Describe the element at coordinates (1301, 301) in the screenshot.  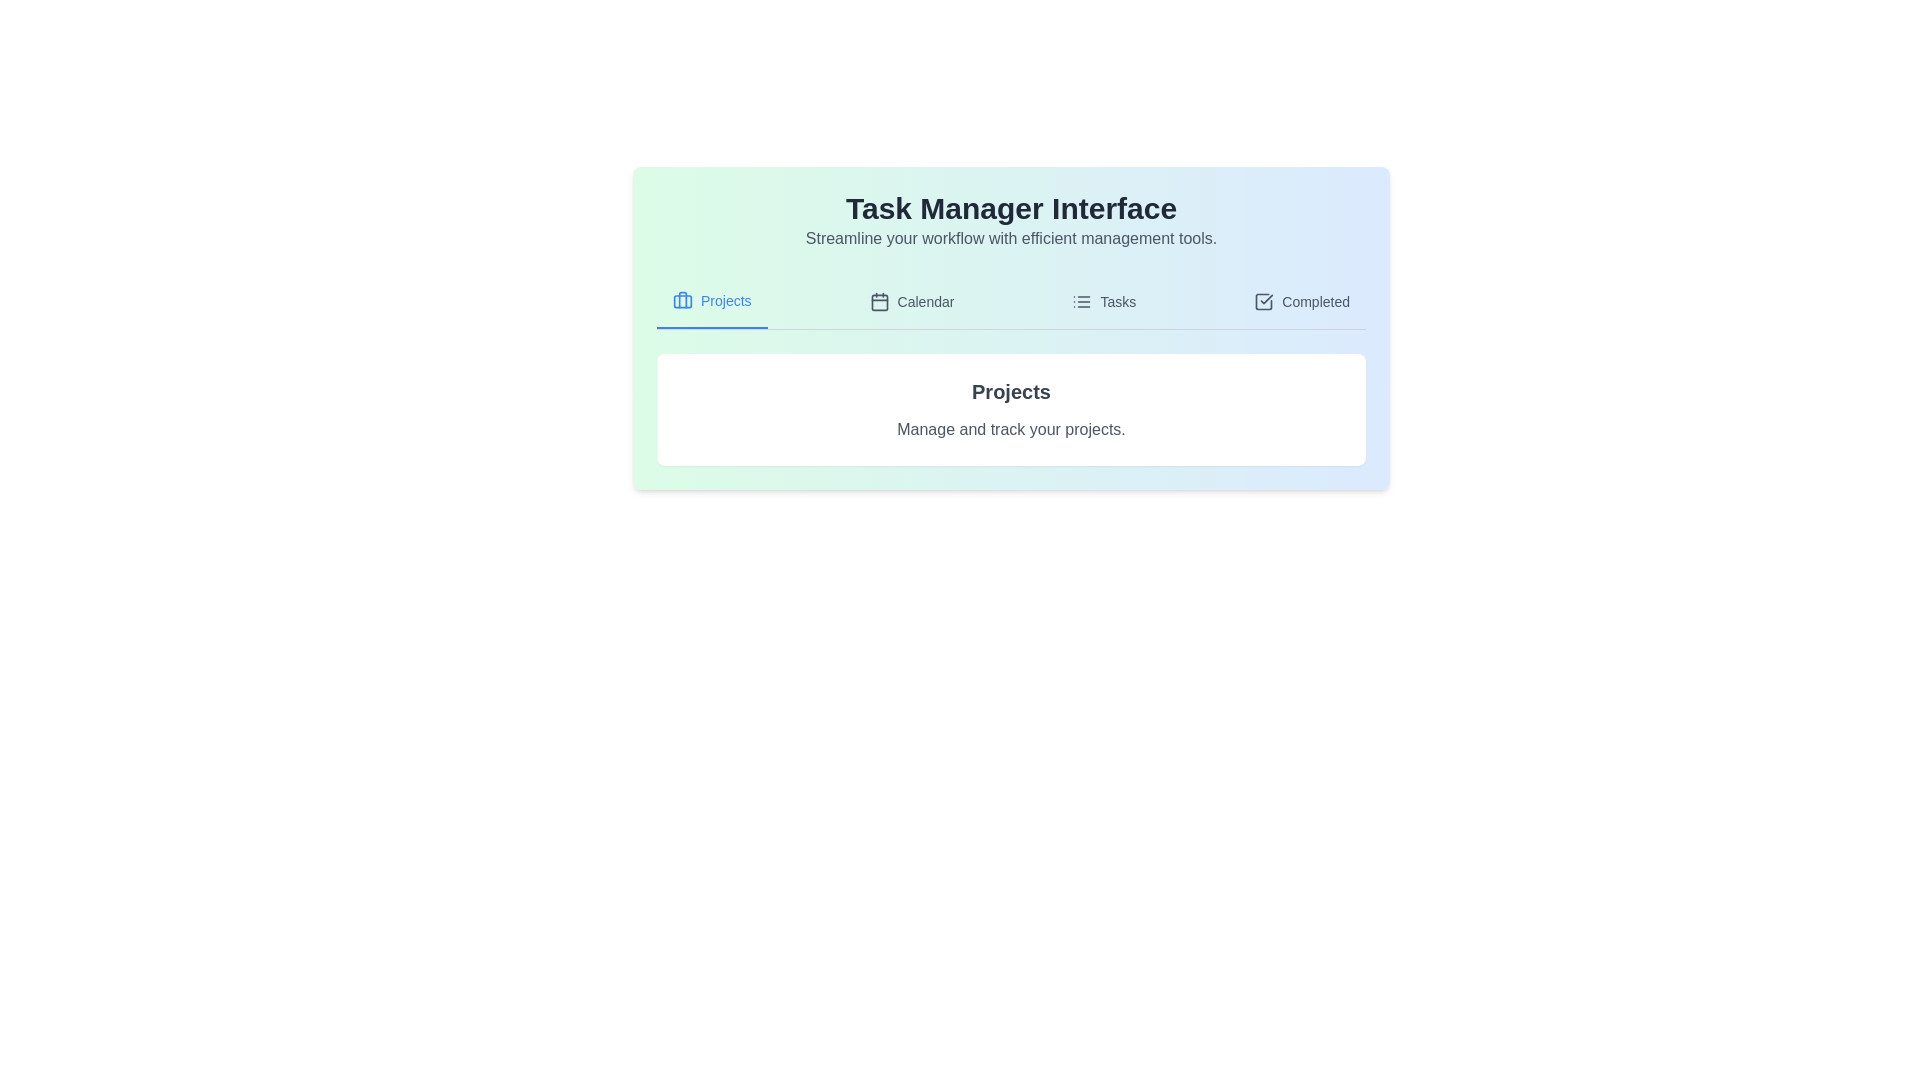
I see `the tab corresponding to Completed to display its content` at that location.